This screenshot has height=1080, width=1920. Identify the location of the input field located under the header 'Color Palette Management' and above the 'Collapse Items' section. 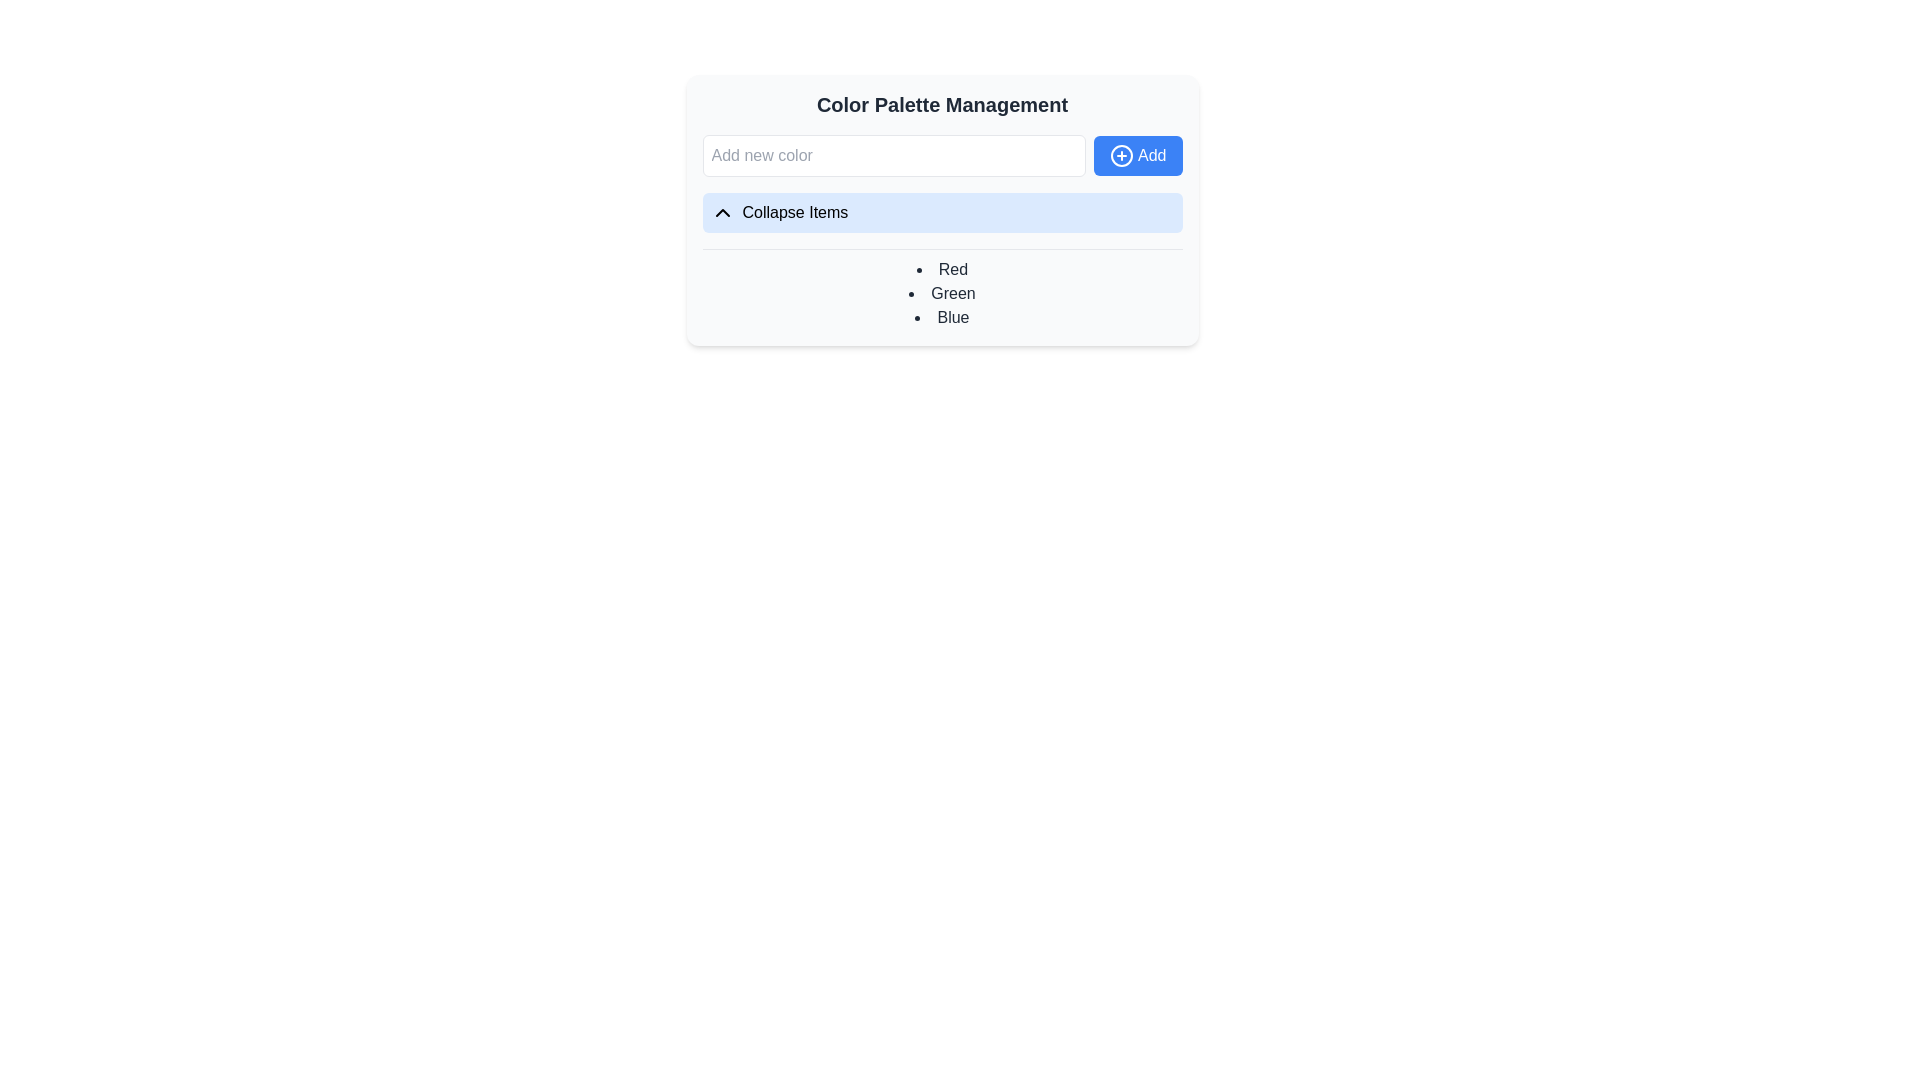
(941, 154).